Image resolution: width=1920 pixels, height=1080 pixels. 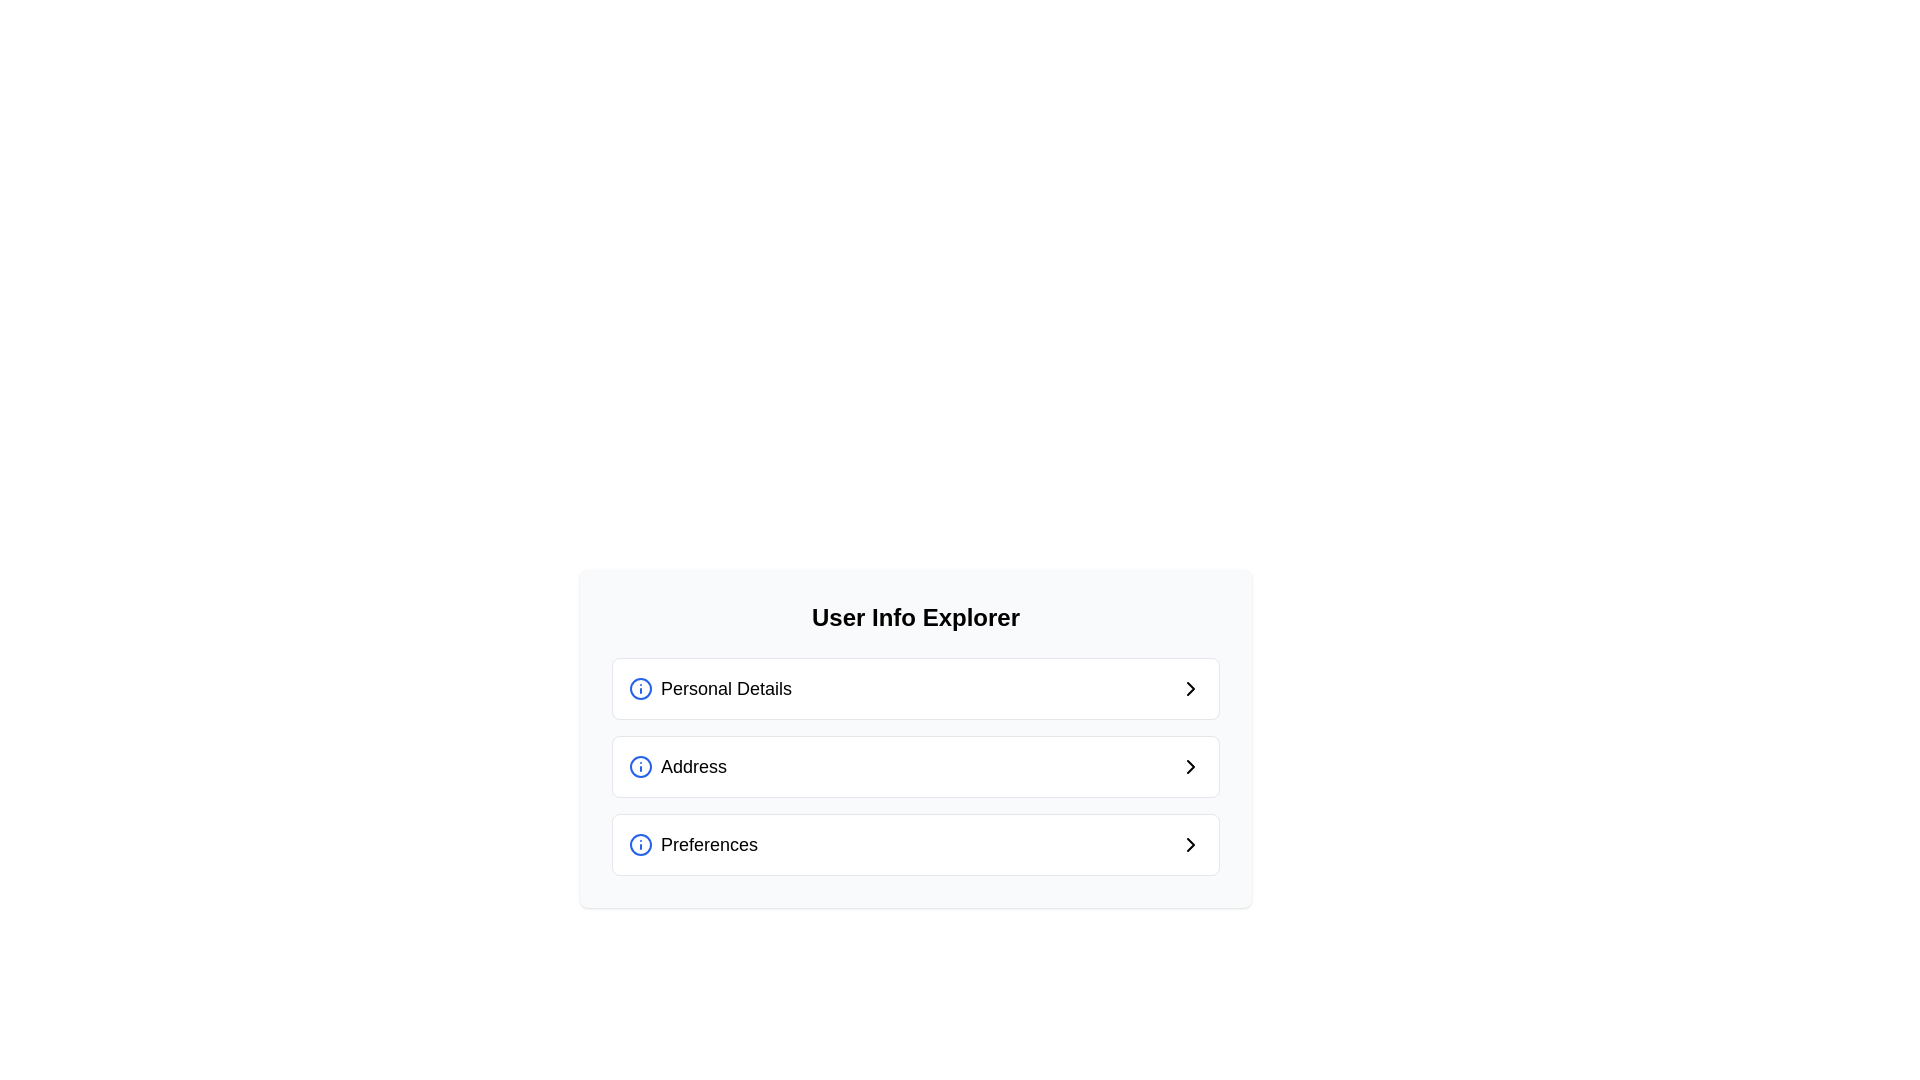 I want to click on the SVG Circle element that visually indicates the entry for 'Preferences', positioned centrally within the third row of the list items, so click(x=641, y=844).